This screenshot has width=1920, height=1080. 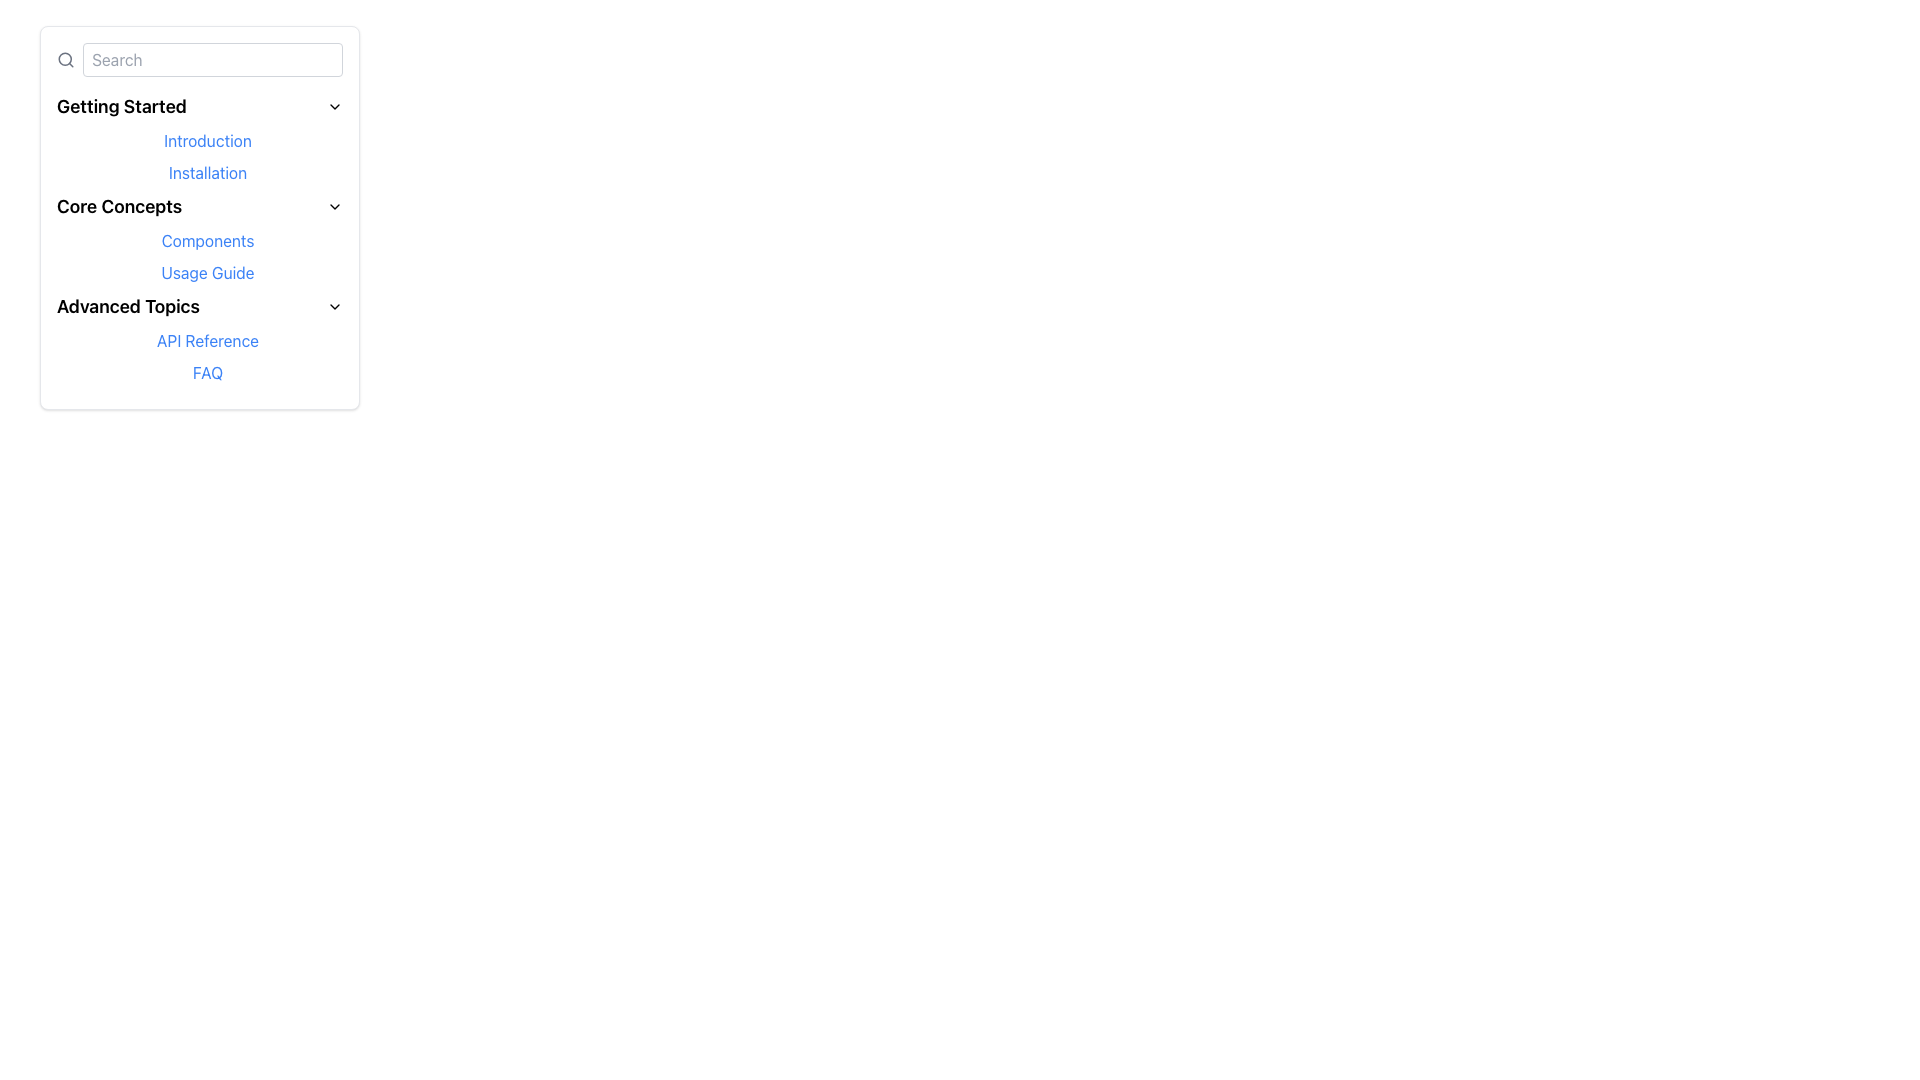 What do you see at coordinates (118, 207) in the screenshot?
I see `the 'Core Concepts' text label in the navigation menu` at bounding box center [118, 207].